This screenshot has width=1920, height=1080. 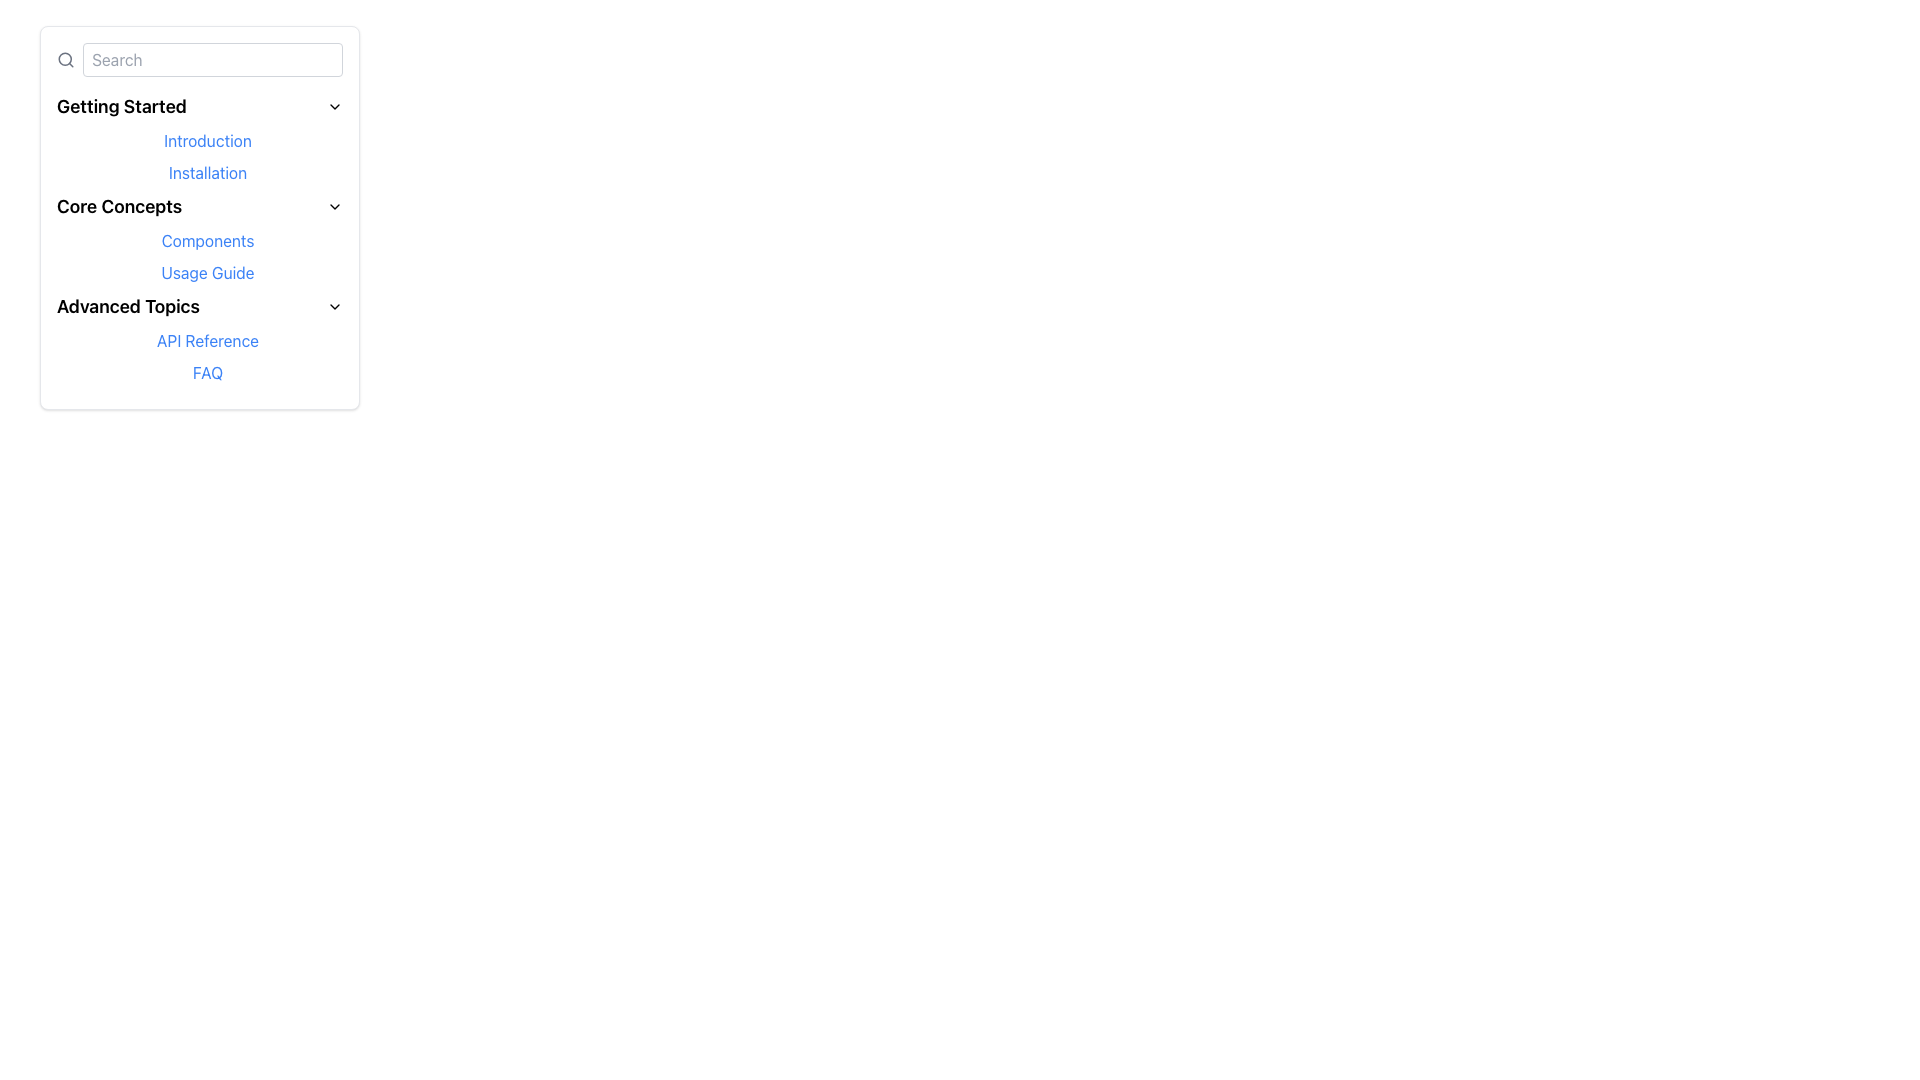 What do you see at coordinates (118, 207) in the screenshot?
I see `the 'Core Concepts' text label in the navigation menu` at bounding box center [118, 207].